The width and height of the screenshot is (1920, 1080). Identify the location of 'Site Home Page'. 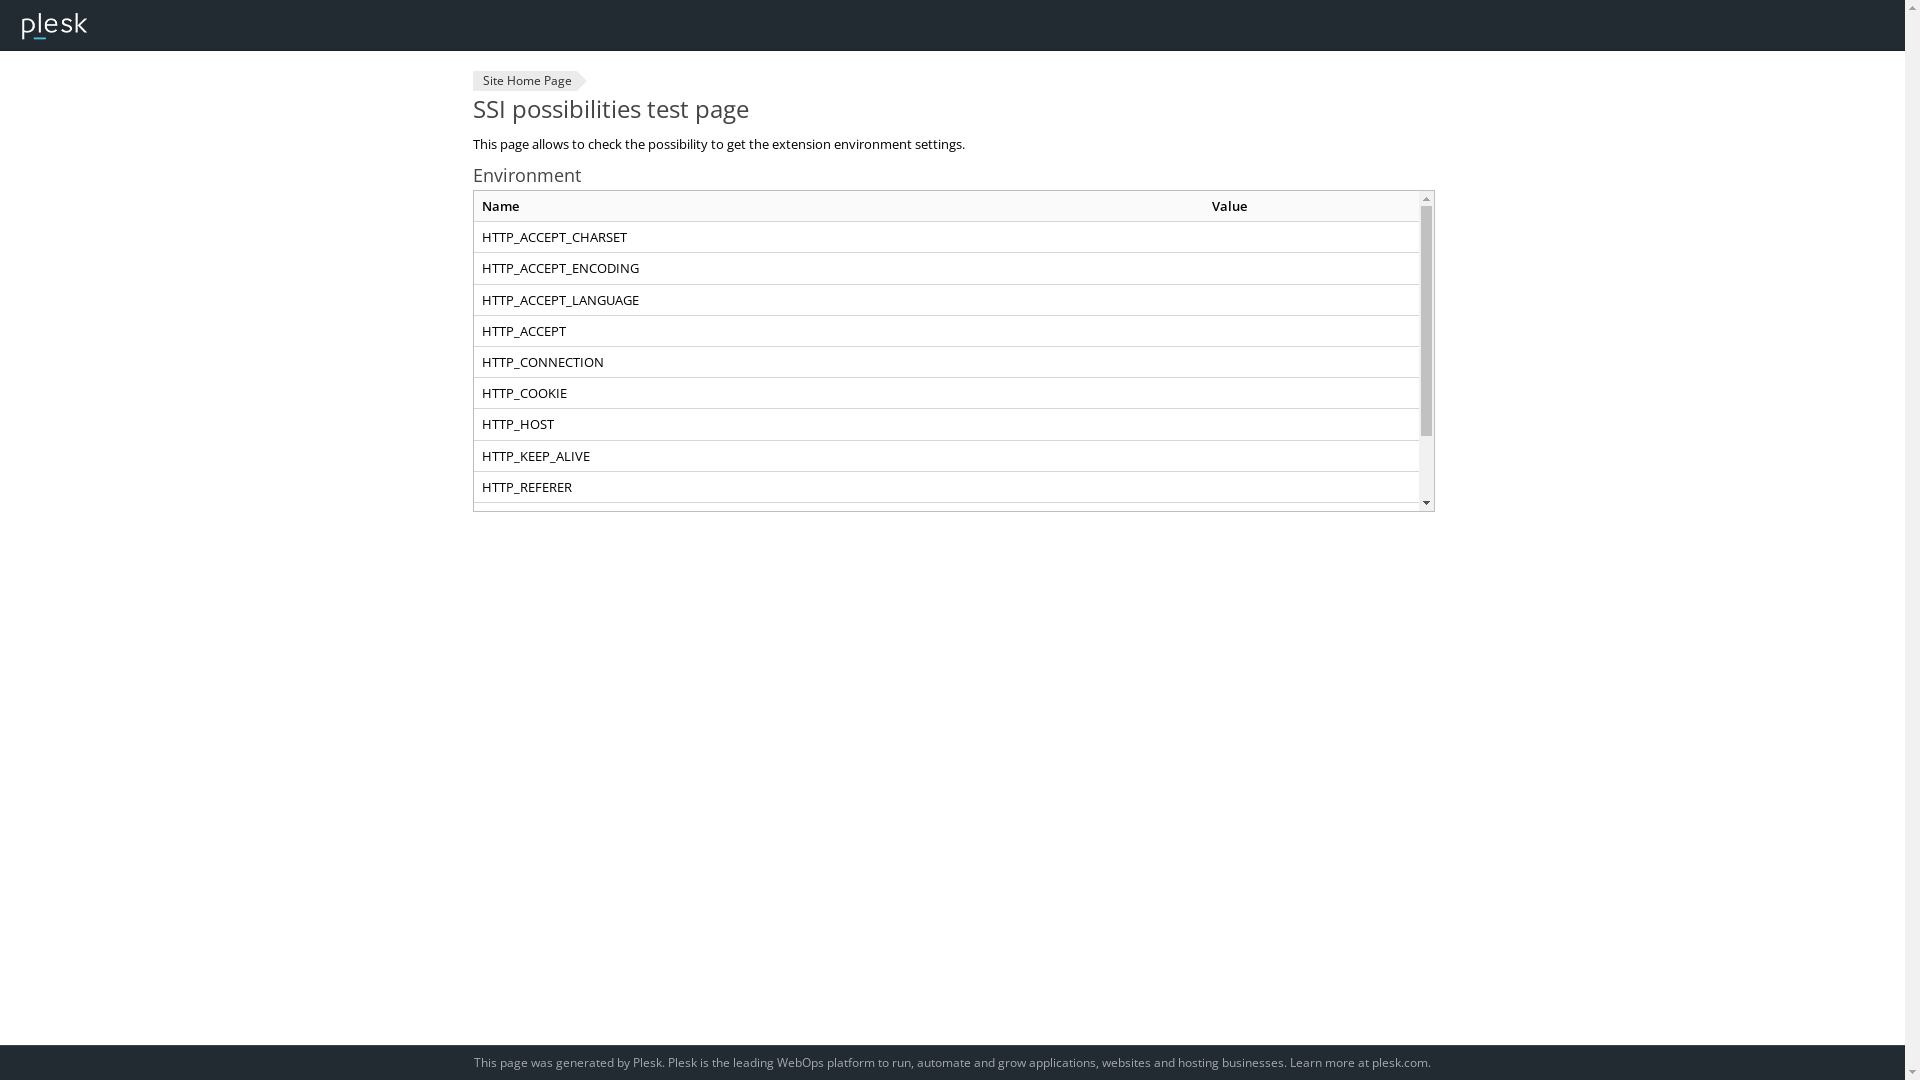
(523, 80).